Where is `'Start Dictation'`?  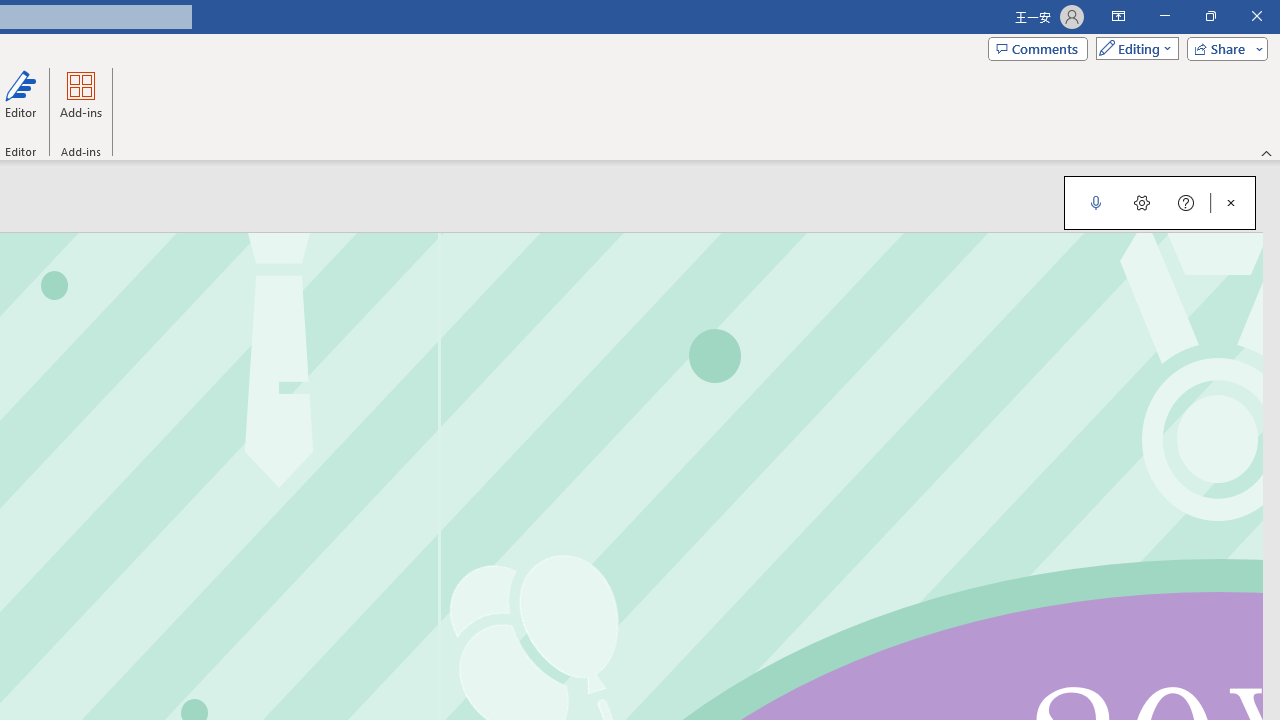 'Start Dictation' is located at coordinates (1095, 203).